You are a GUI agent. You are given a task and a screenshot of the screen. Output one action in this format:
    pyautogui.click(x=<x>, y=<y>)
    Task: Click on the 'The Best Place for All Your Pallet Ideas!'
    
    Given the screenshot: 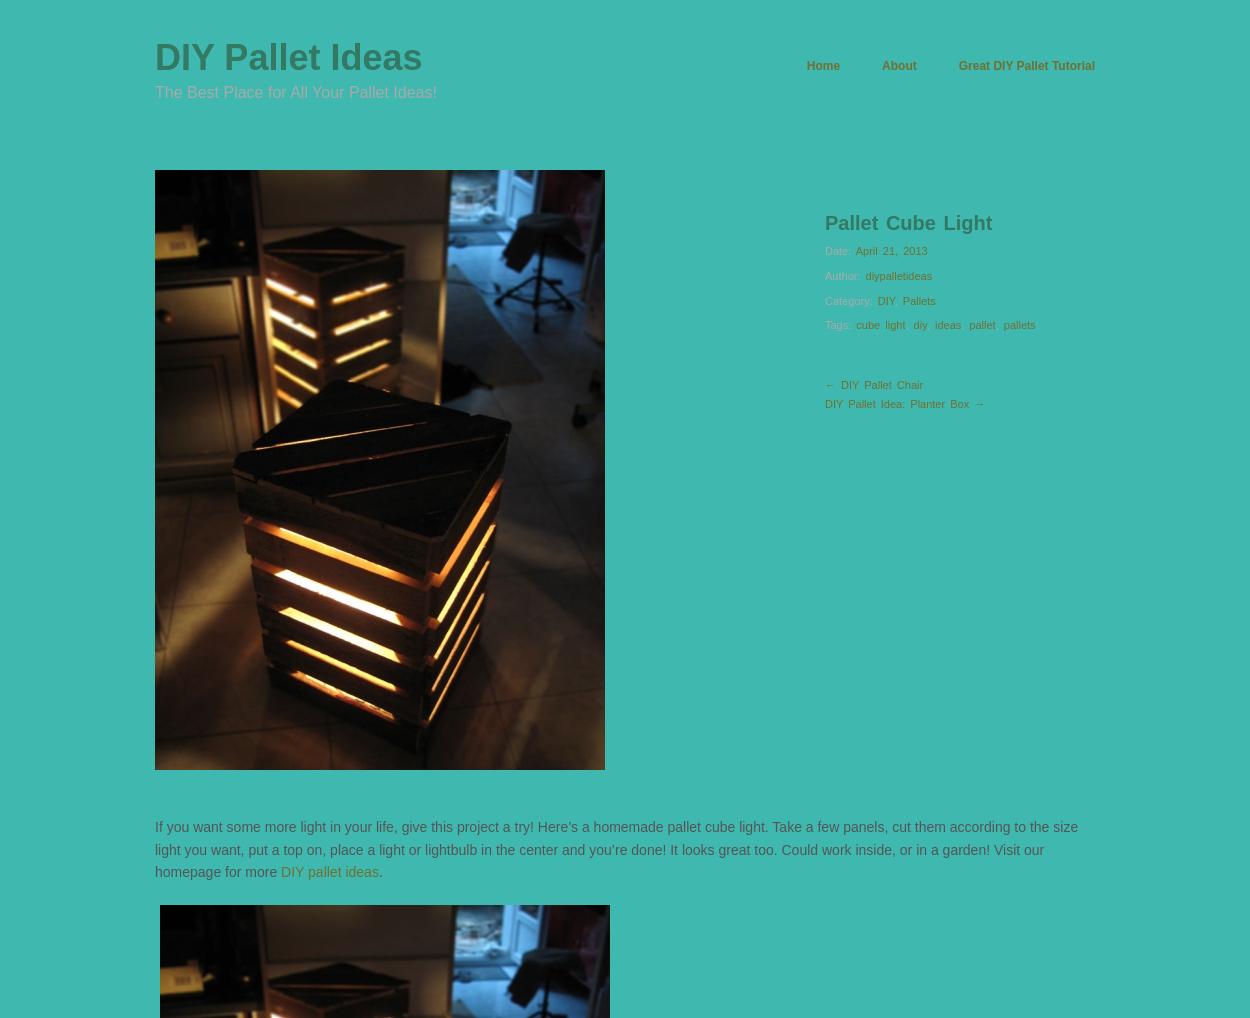 What is the action you would take?
    pyautogui.click(x=295, y=92)
    